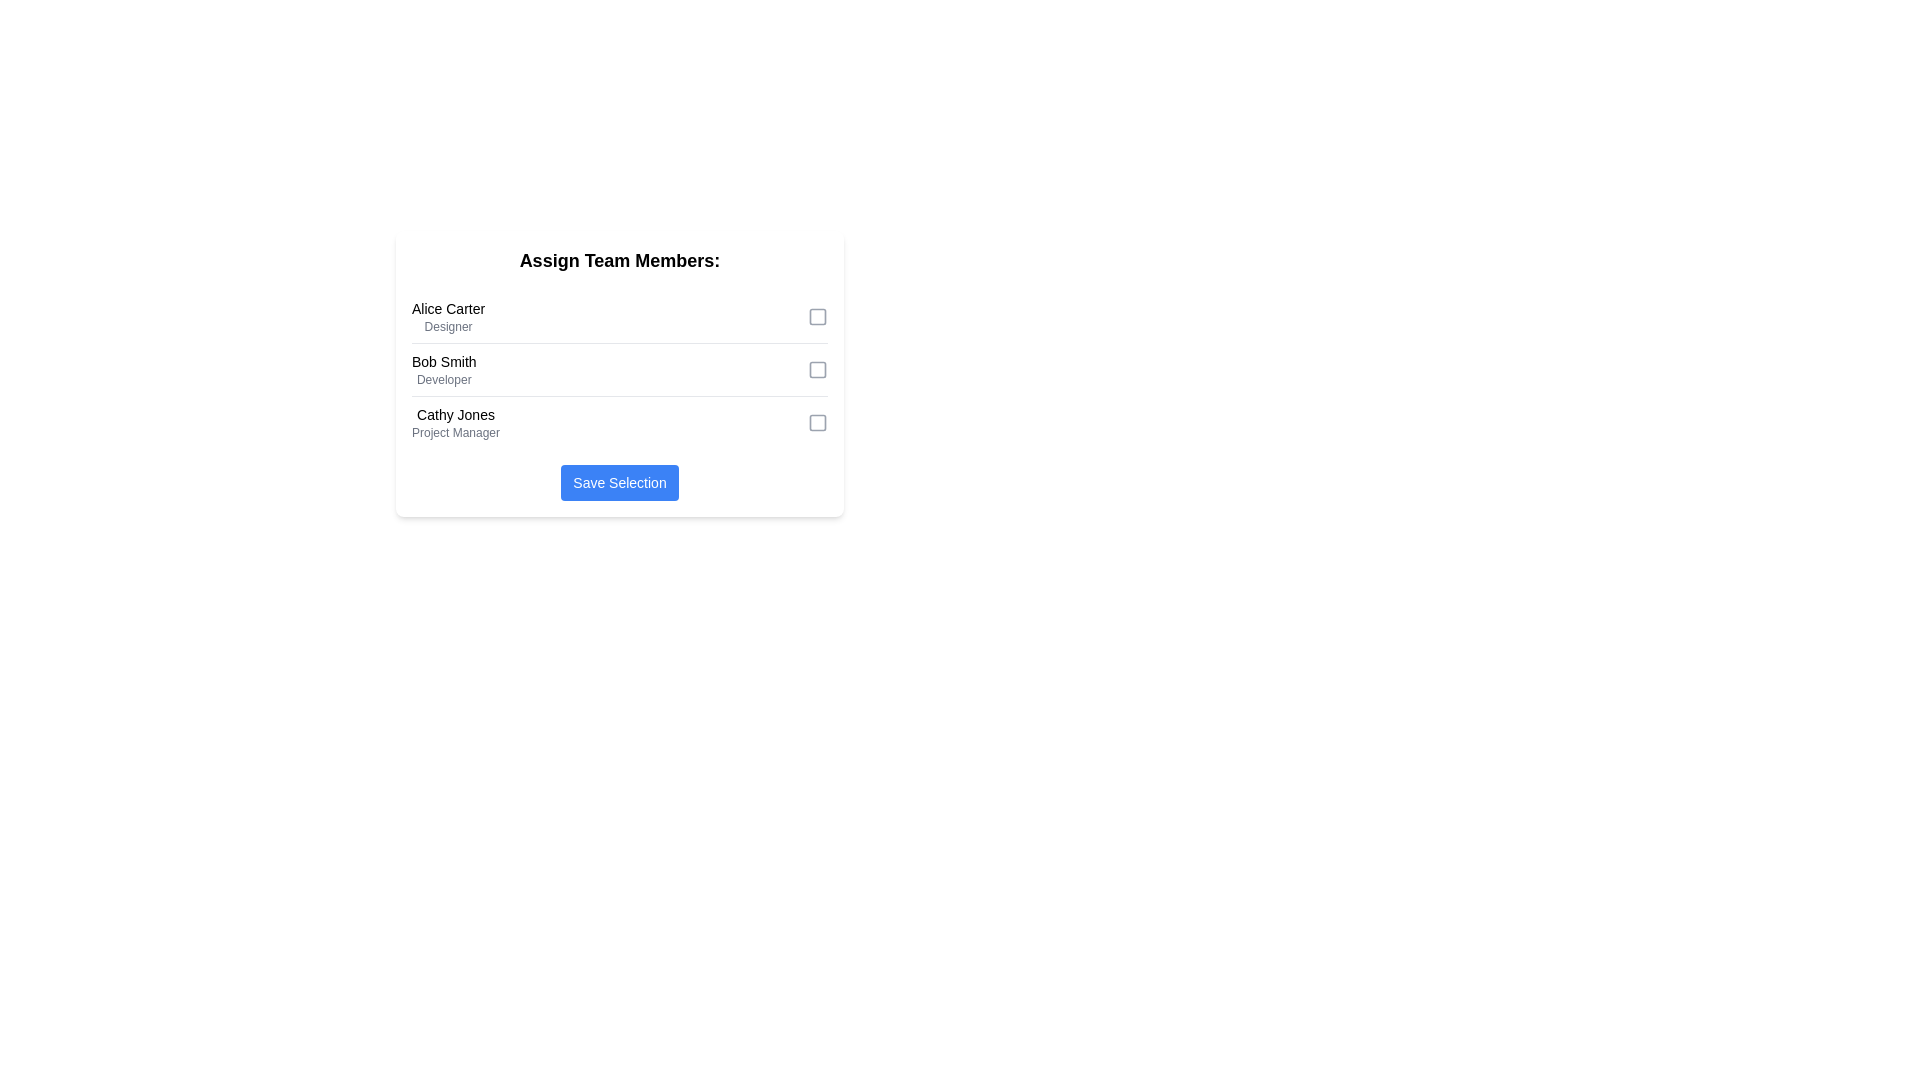 Image resolution: width=1920 pixels, height=1080 pixels. What do you see at coordinates (817, 315) in the screenshot?
I see `the checkbox for the team member 'Alice Carter'` at bounding box center [817, 315].